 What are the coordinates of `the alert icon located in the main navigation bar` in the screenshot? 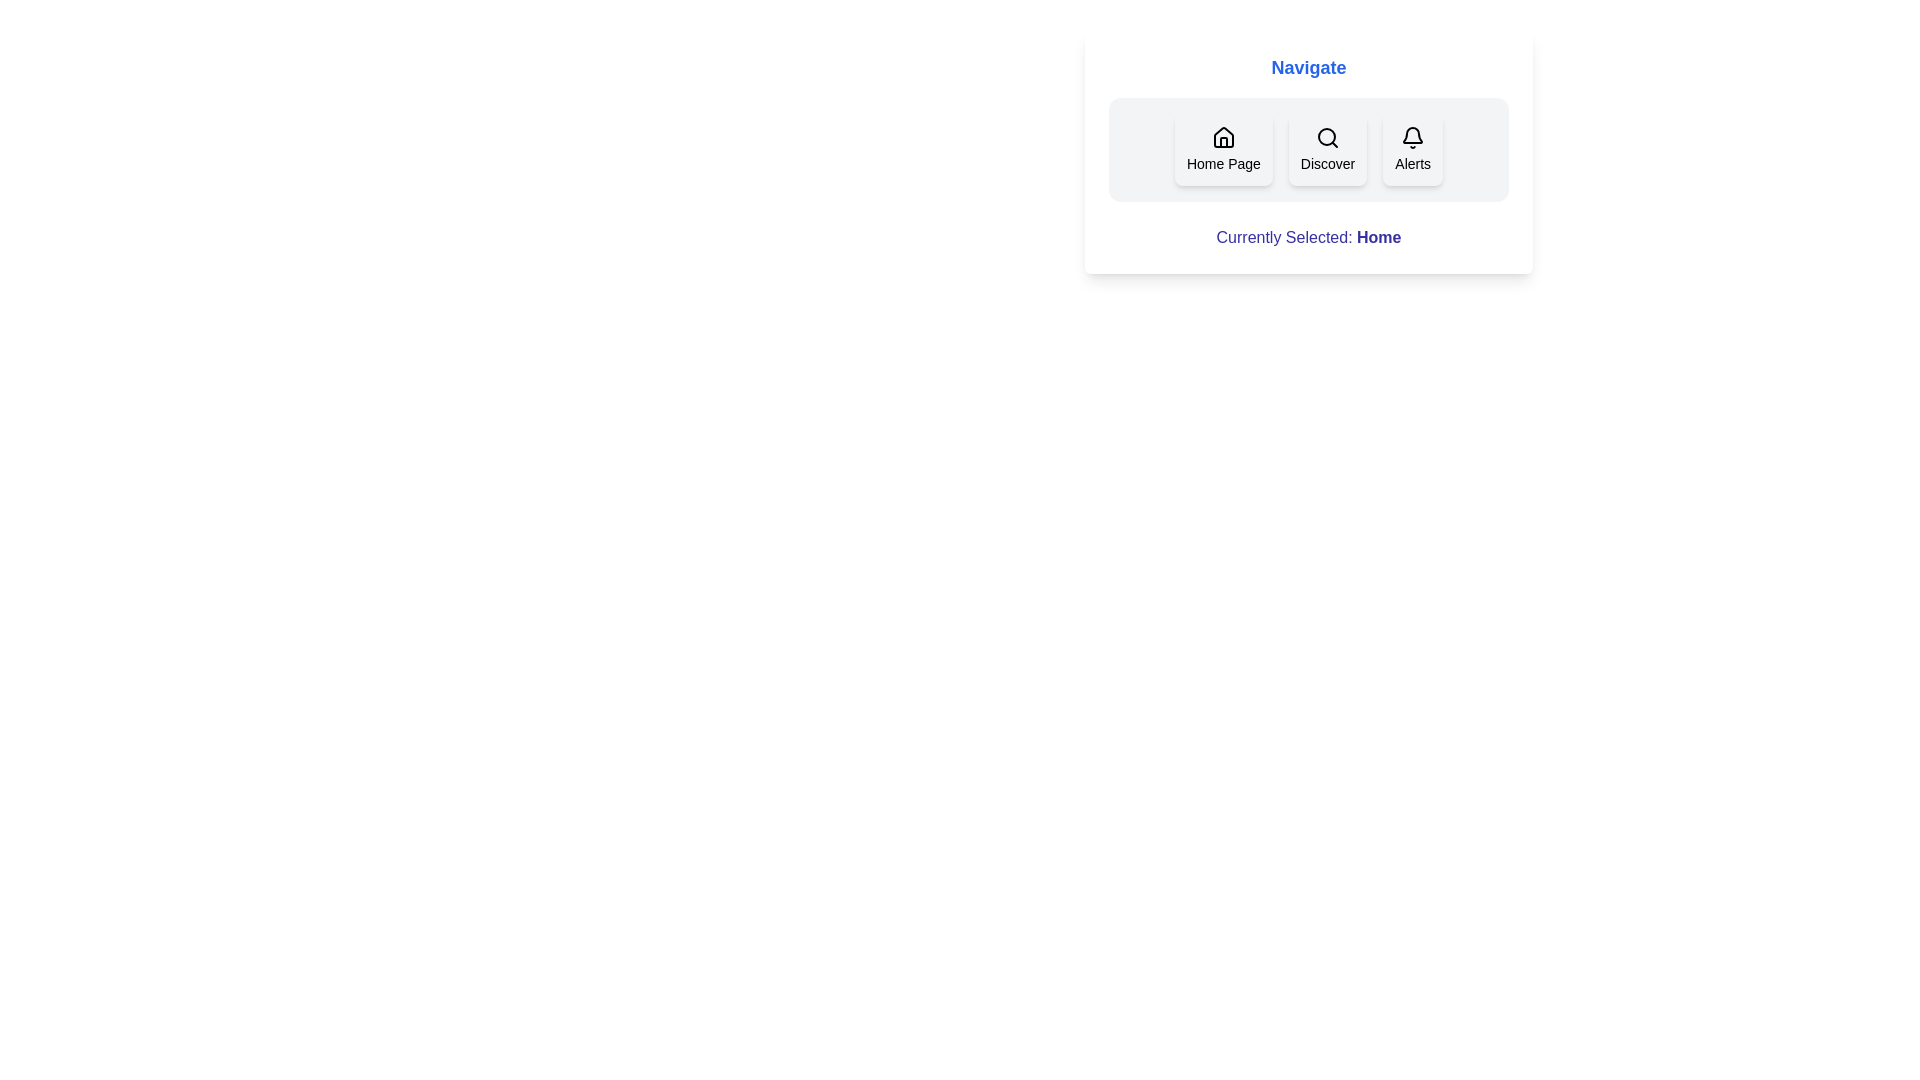 It's located at (1412, 135).